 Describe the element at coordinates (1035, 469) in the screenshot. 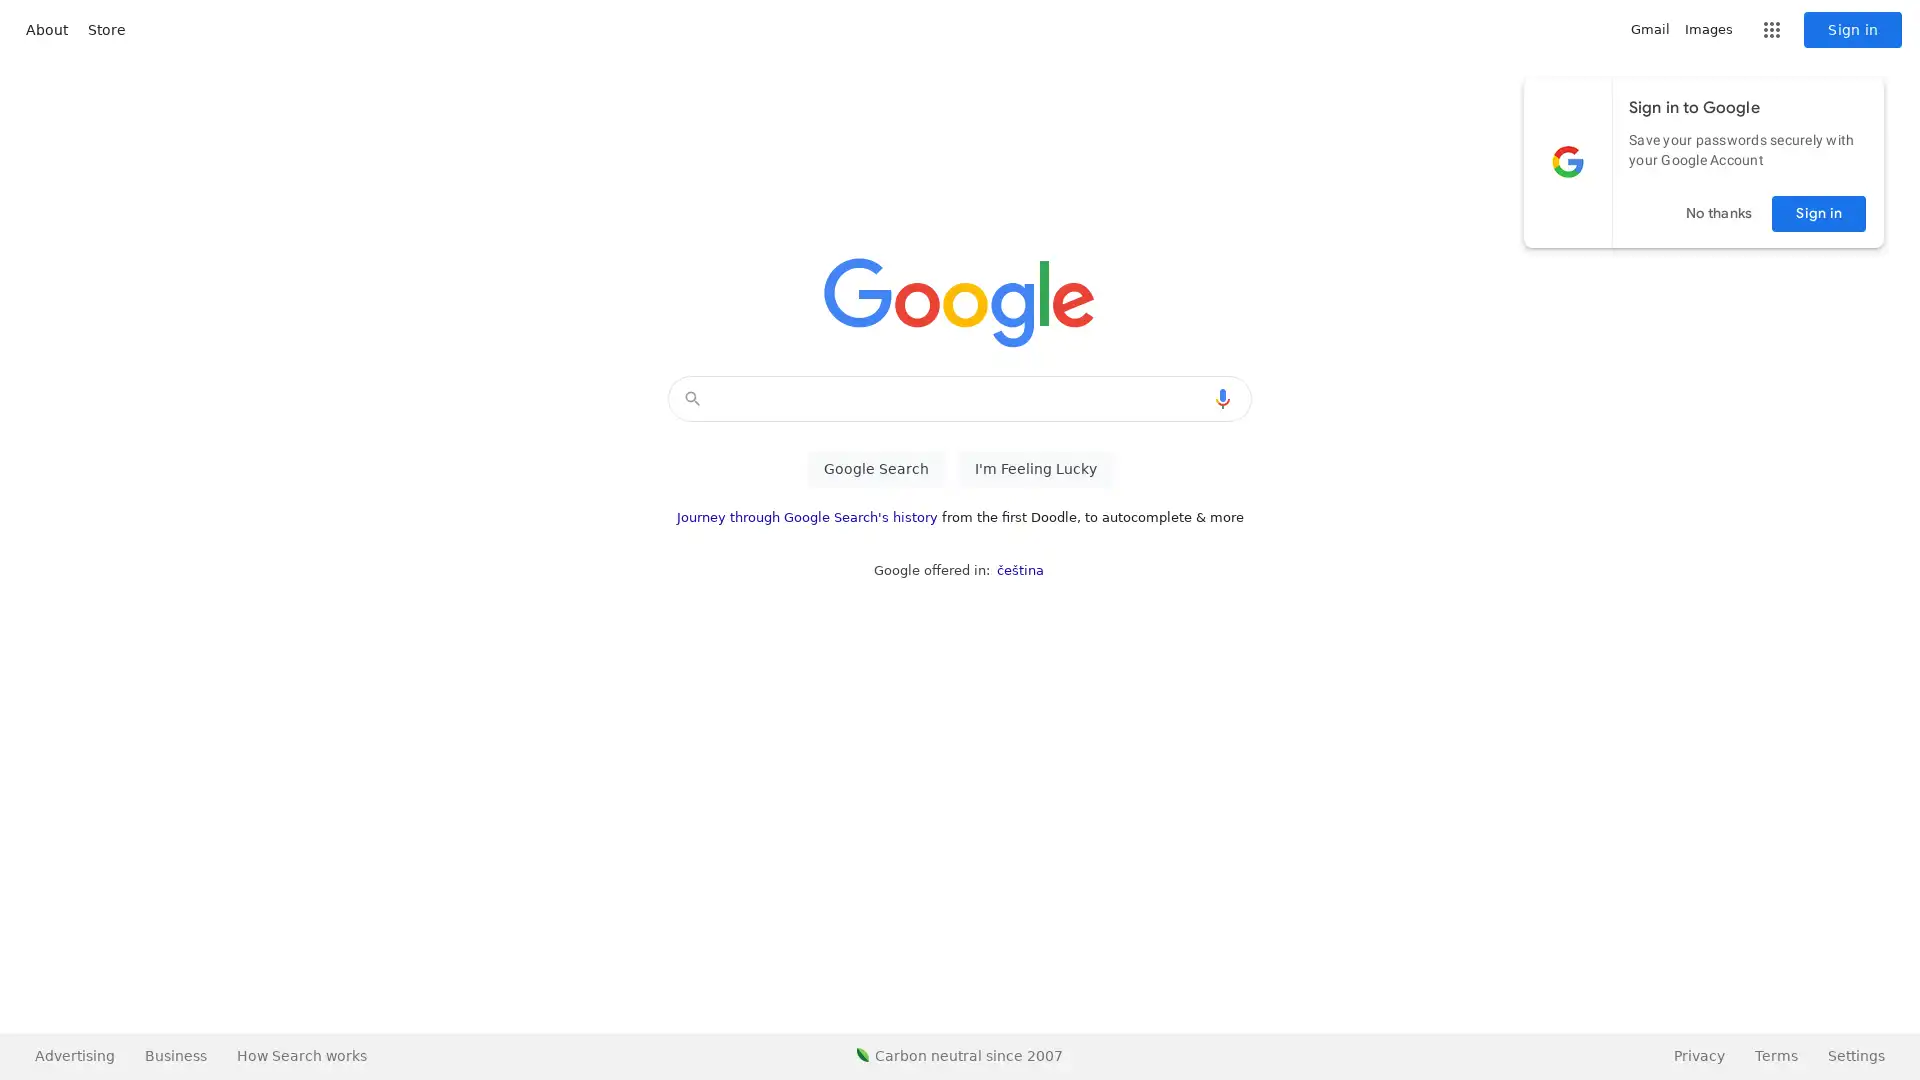

I see `I'm Feeling Lucky` at that location.